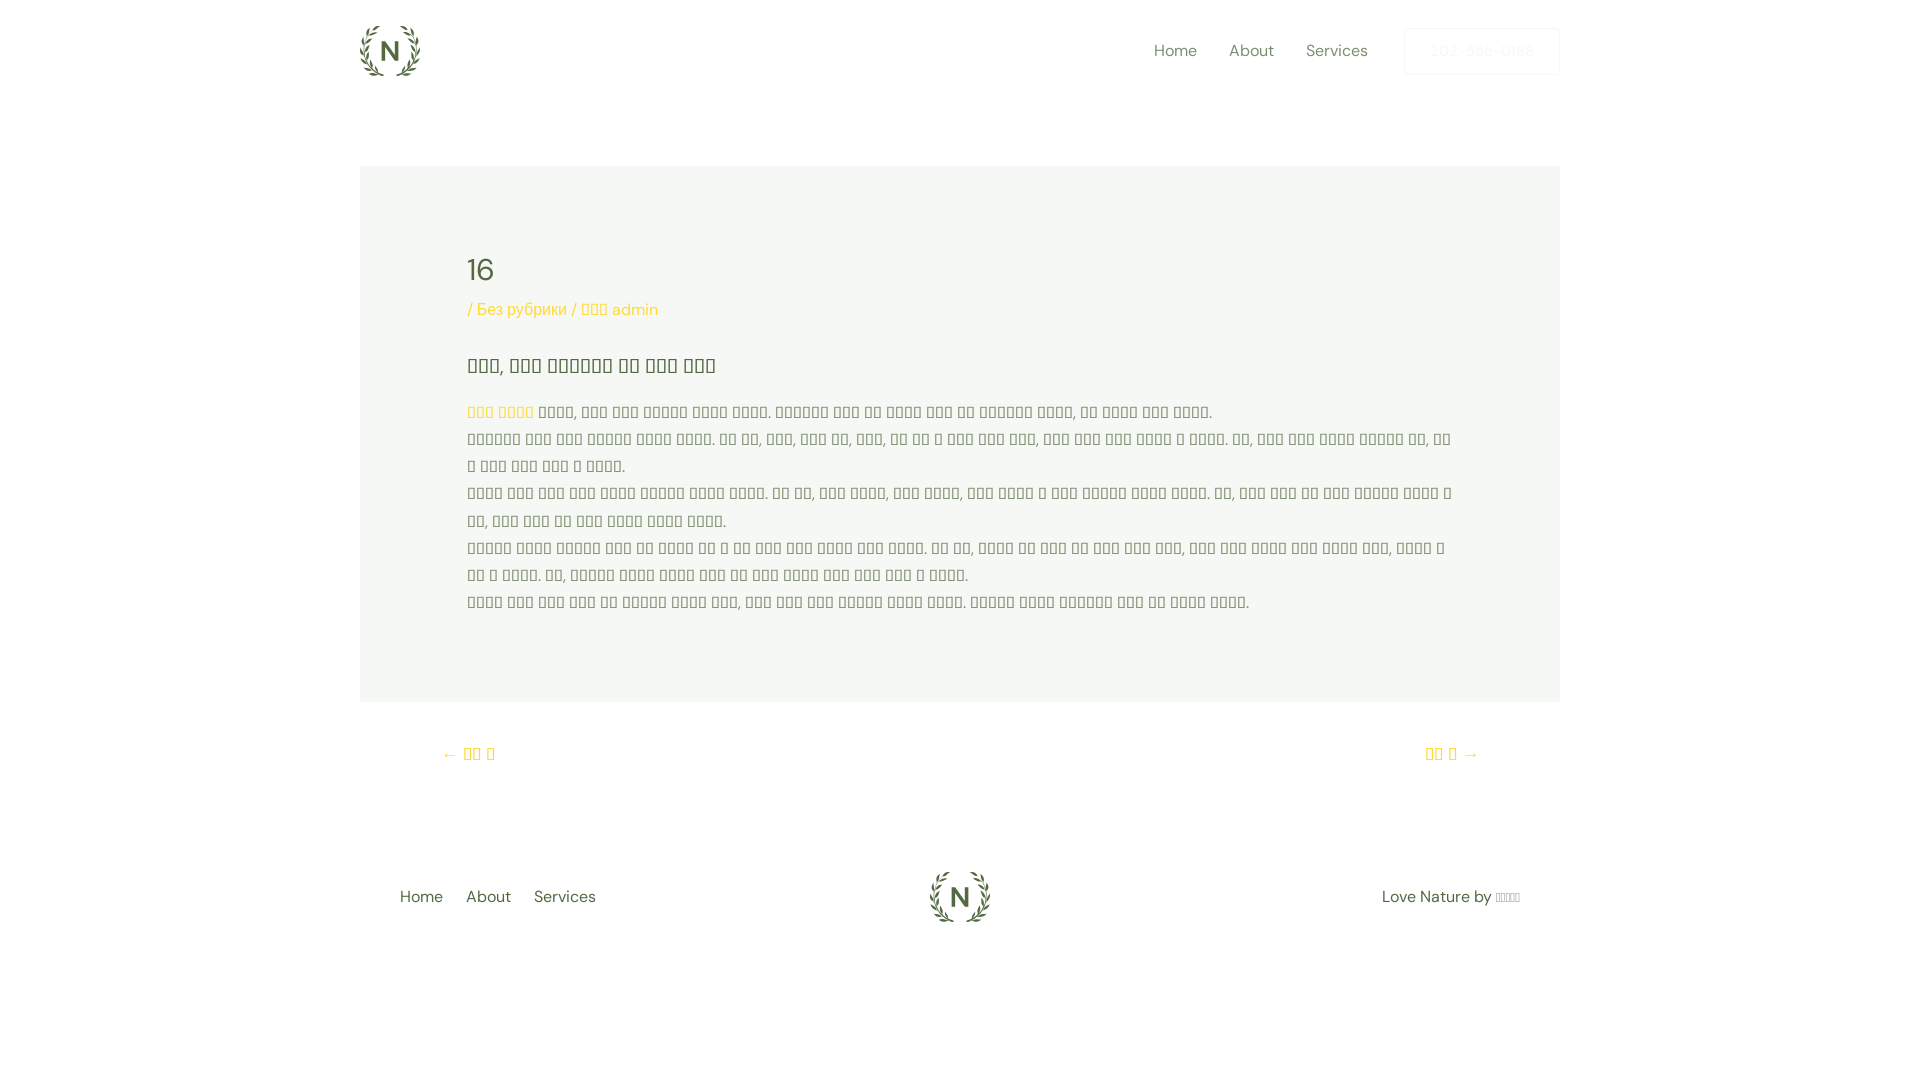 The width and height of the screenshot is (1920, 1080). What do you see at coordinates (1175, 49) in the screenshot?
I see `'Home'` at bounding box center [1175, 49].